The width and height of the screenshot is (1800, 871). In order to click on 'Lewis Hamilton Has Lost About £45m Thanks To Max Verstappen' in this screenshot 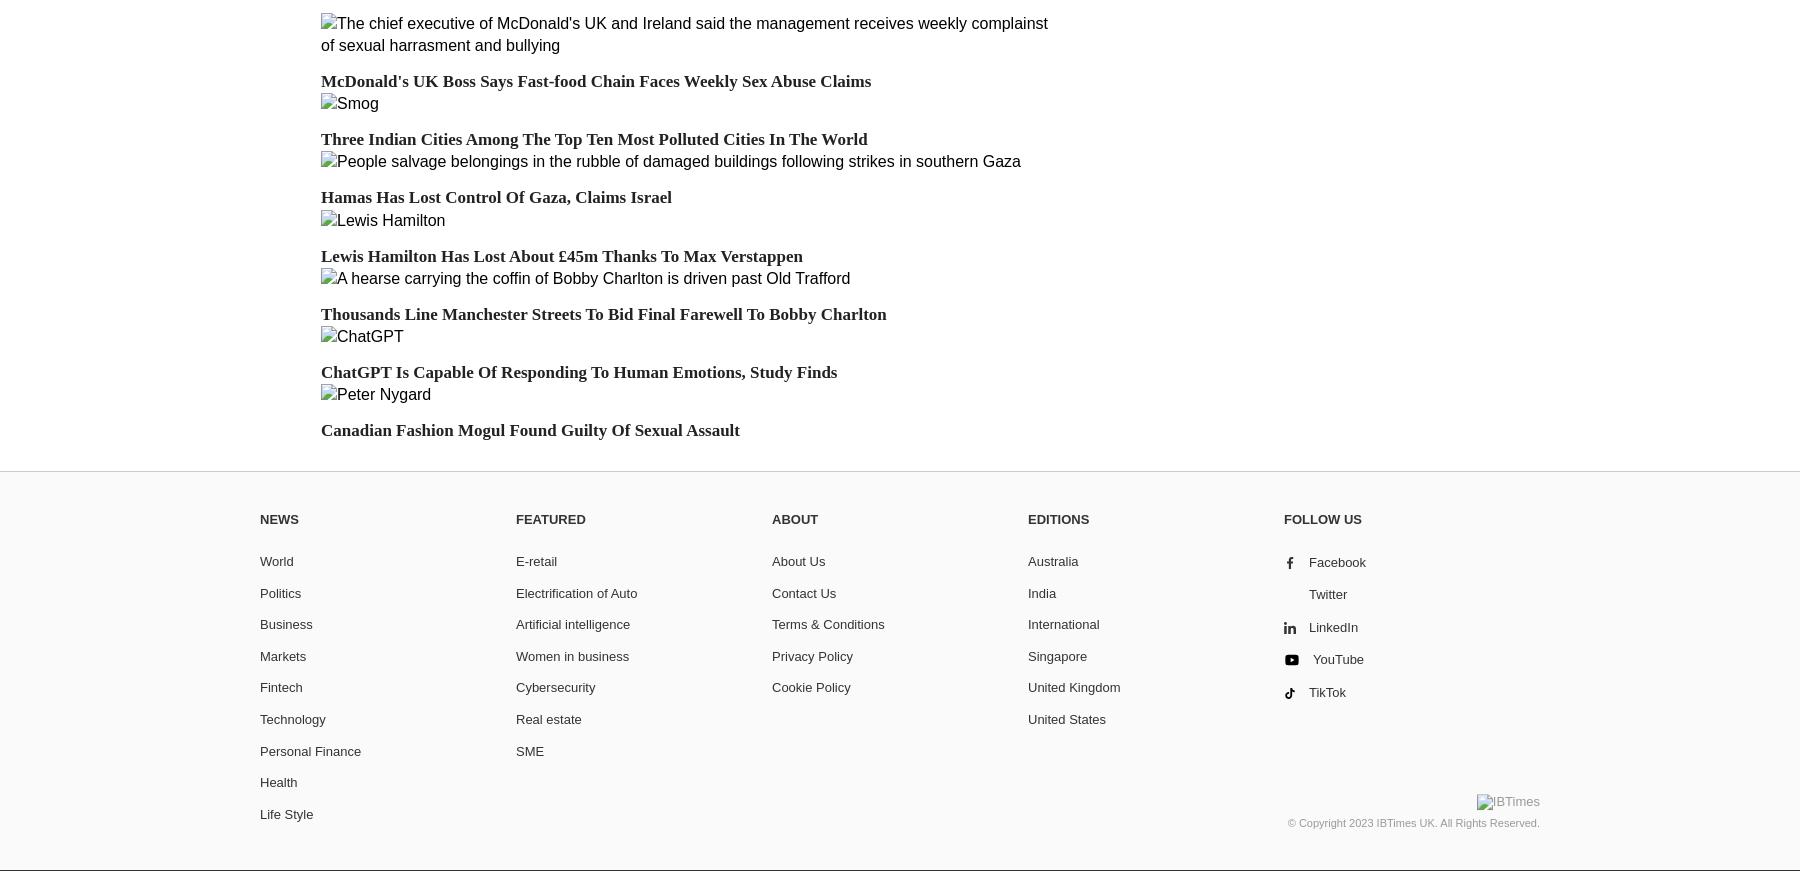, I will do `click(319, 255)`.